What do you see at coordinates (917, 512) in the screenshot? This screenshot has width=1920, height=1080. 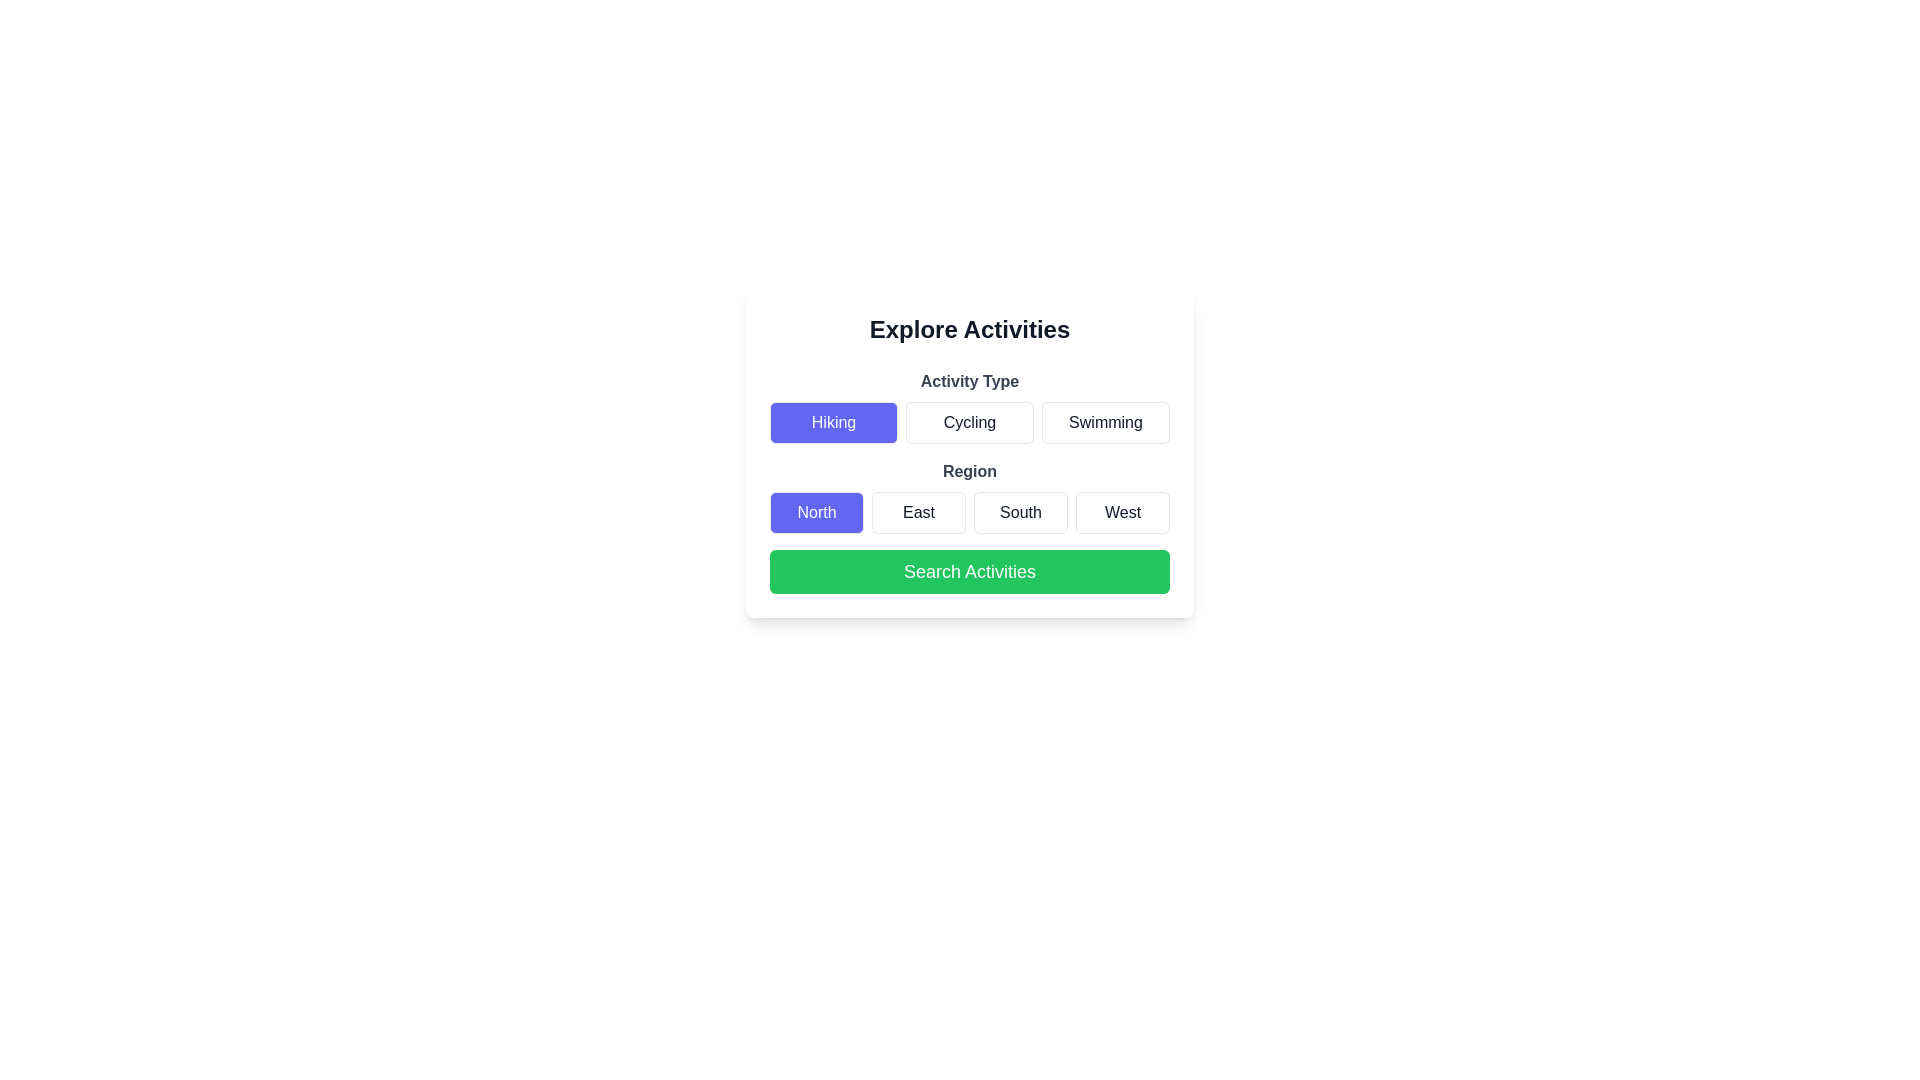 I see `the 'East' button, which is the second button in a row of four within the 'Region' section of a grid layout` at bounding box center [917, 512].